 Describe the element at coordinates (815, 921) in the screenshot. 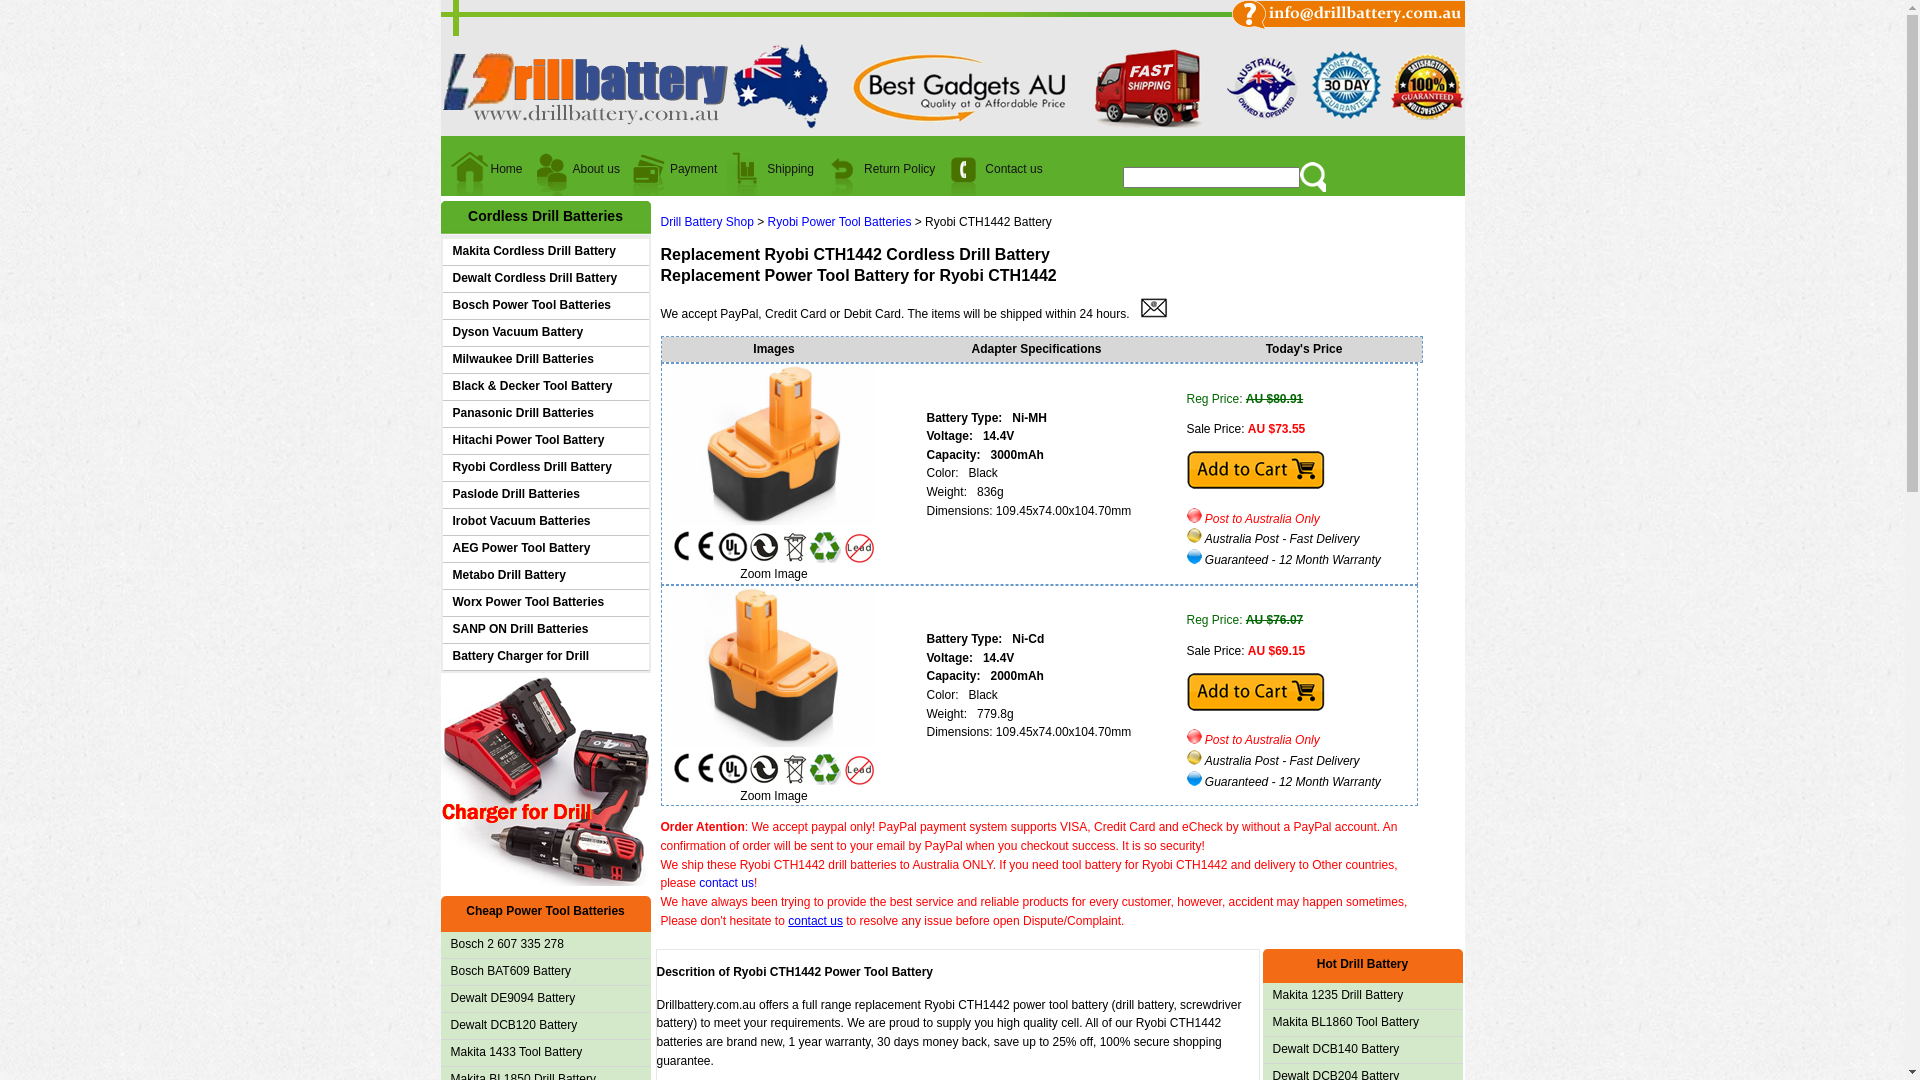

I see `'contact us'` at that location.